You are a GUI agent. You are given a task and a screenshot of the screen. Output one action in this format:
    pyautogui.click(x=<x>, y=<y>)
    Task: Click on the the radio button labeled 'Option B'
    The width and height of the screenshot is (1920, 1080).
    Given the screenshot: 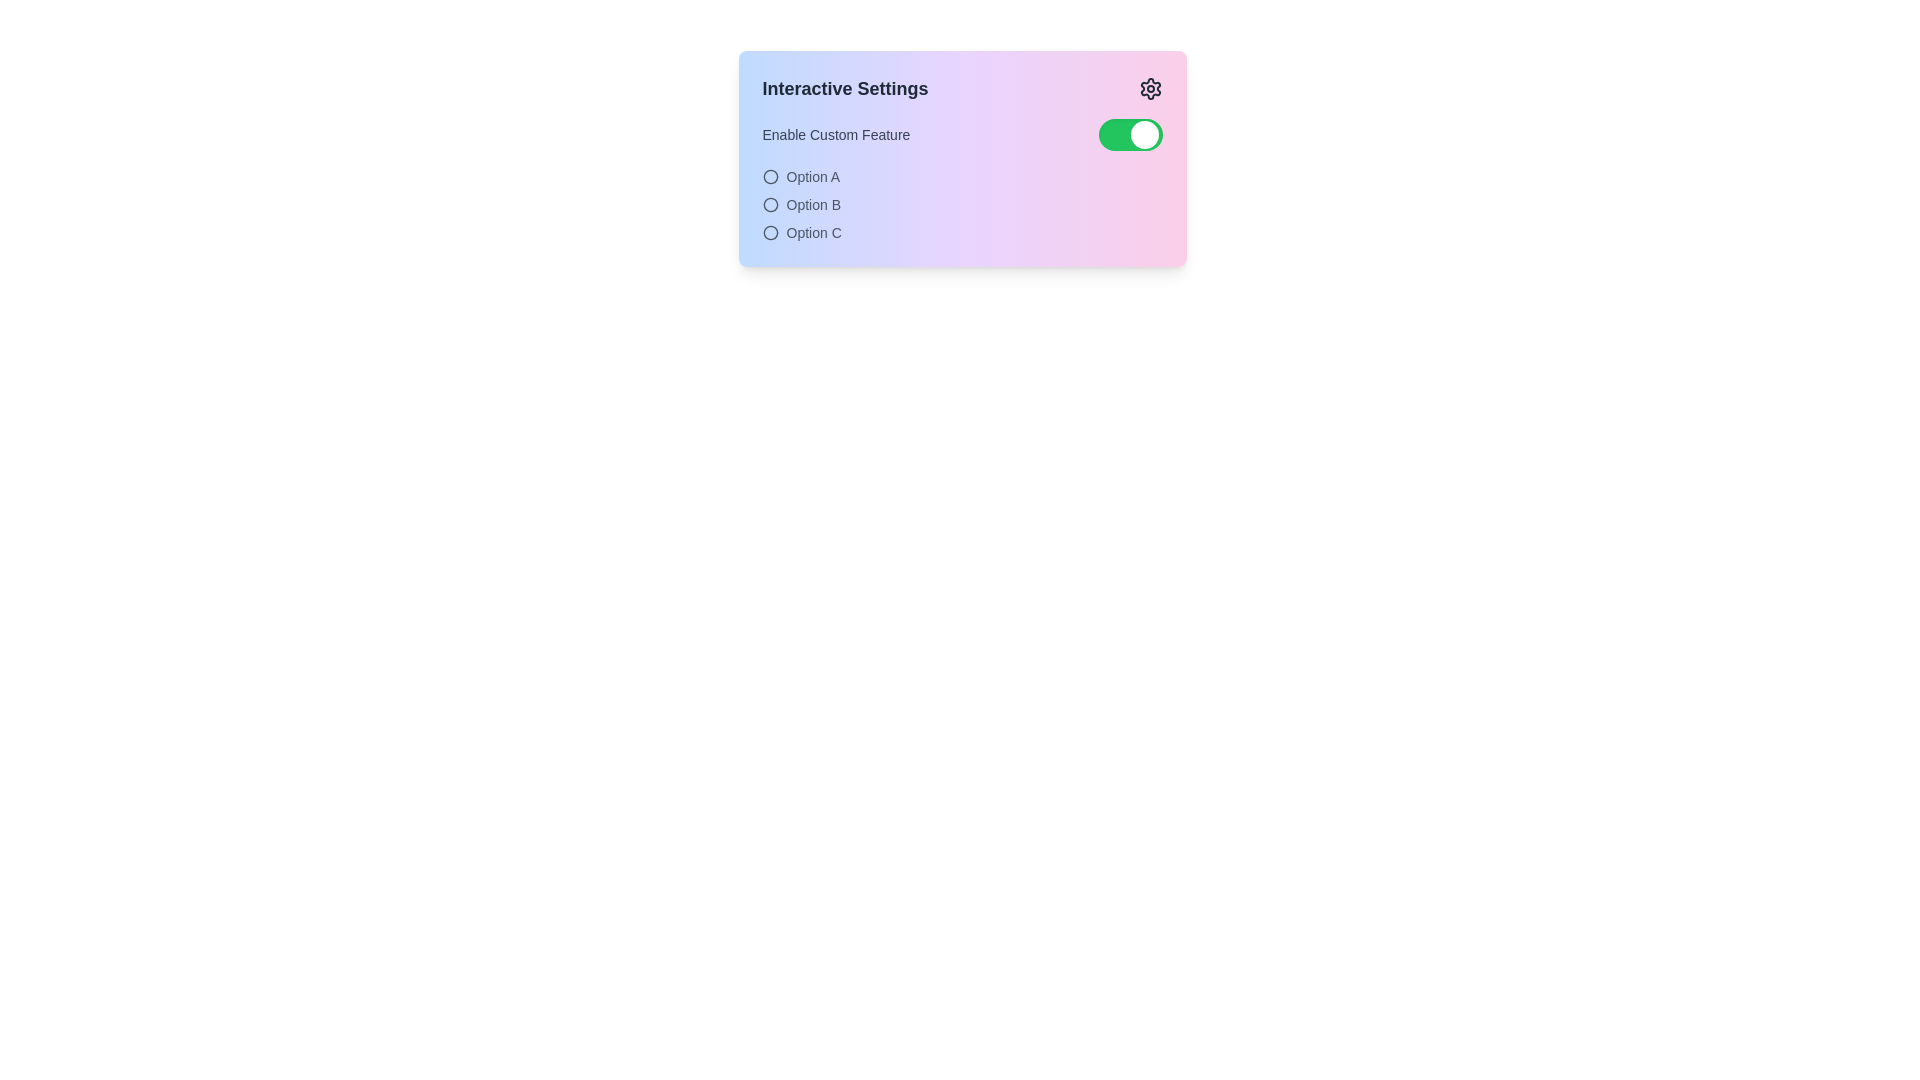 What is the action you would take?
    pyautogui.click(x=769, y=204)
    